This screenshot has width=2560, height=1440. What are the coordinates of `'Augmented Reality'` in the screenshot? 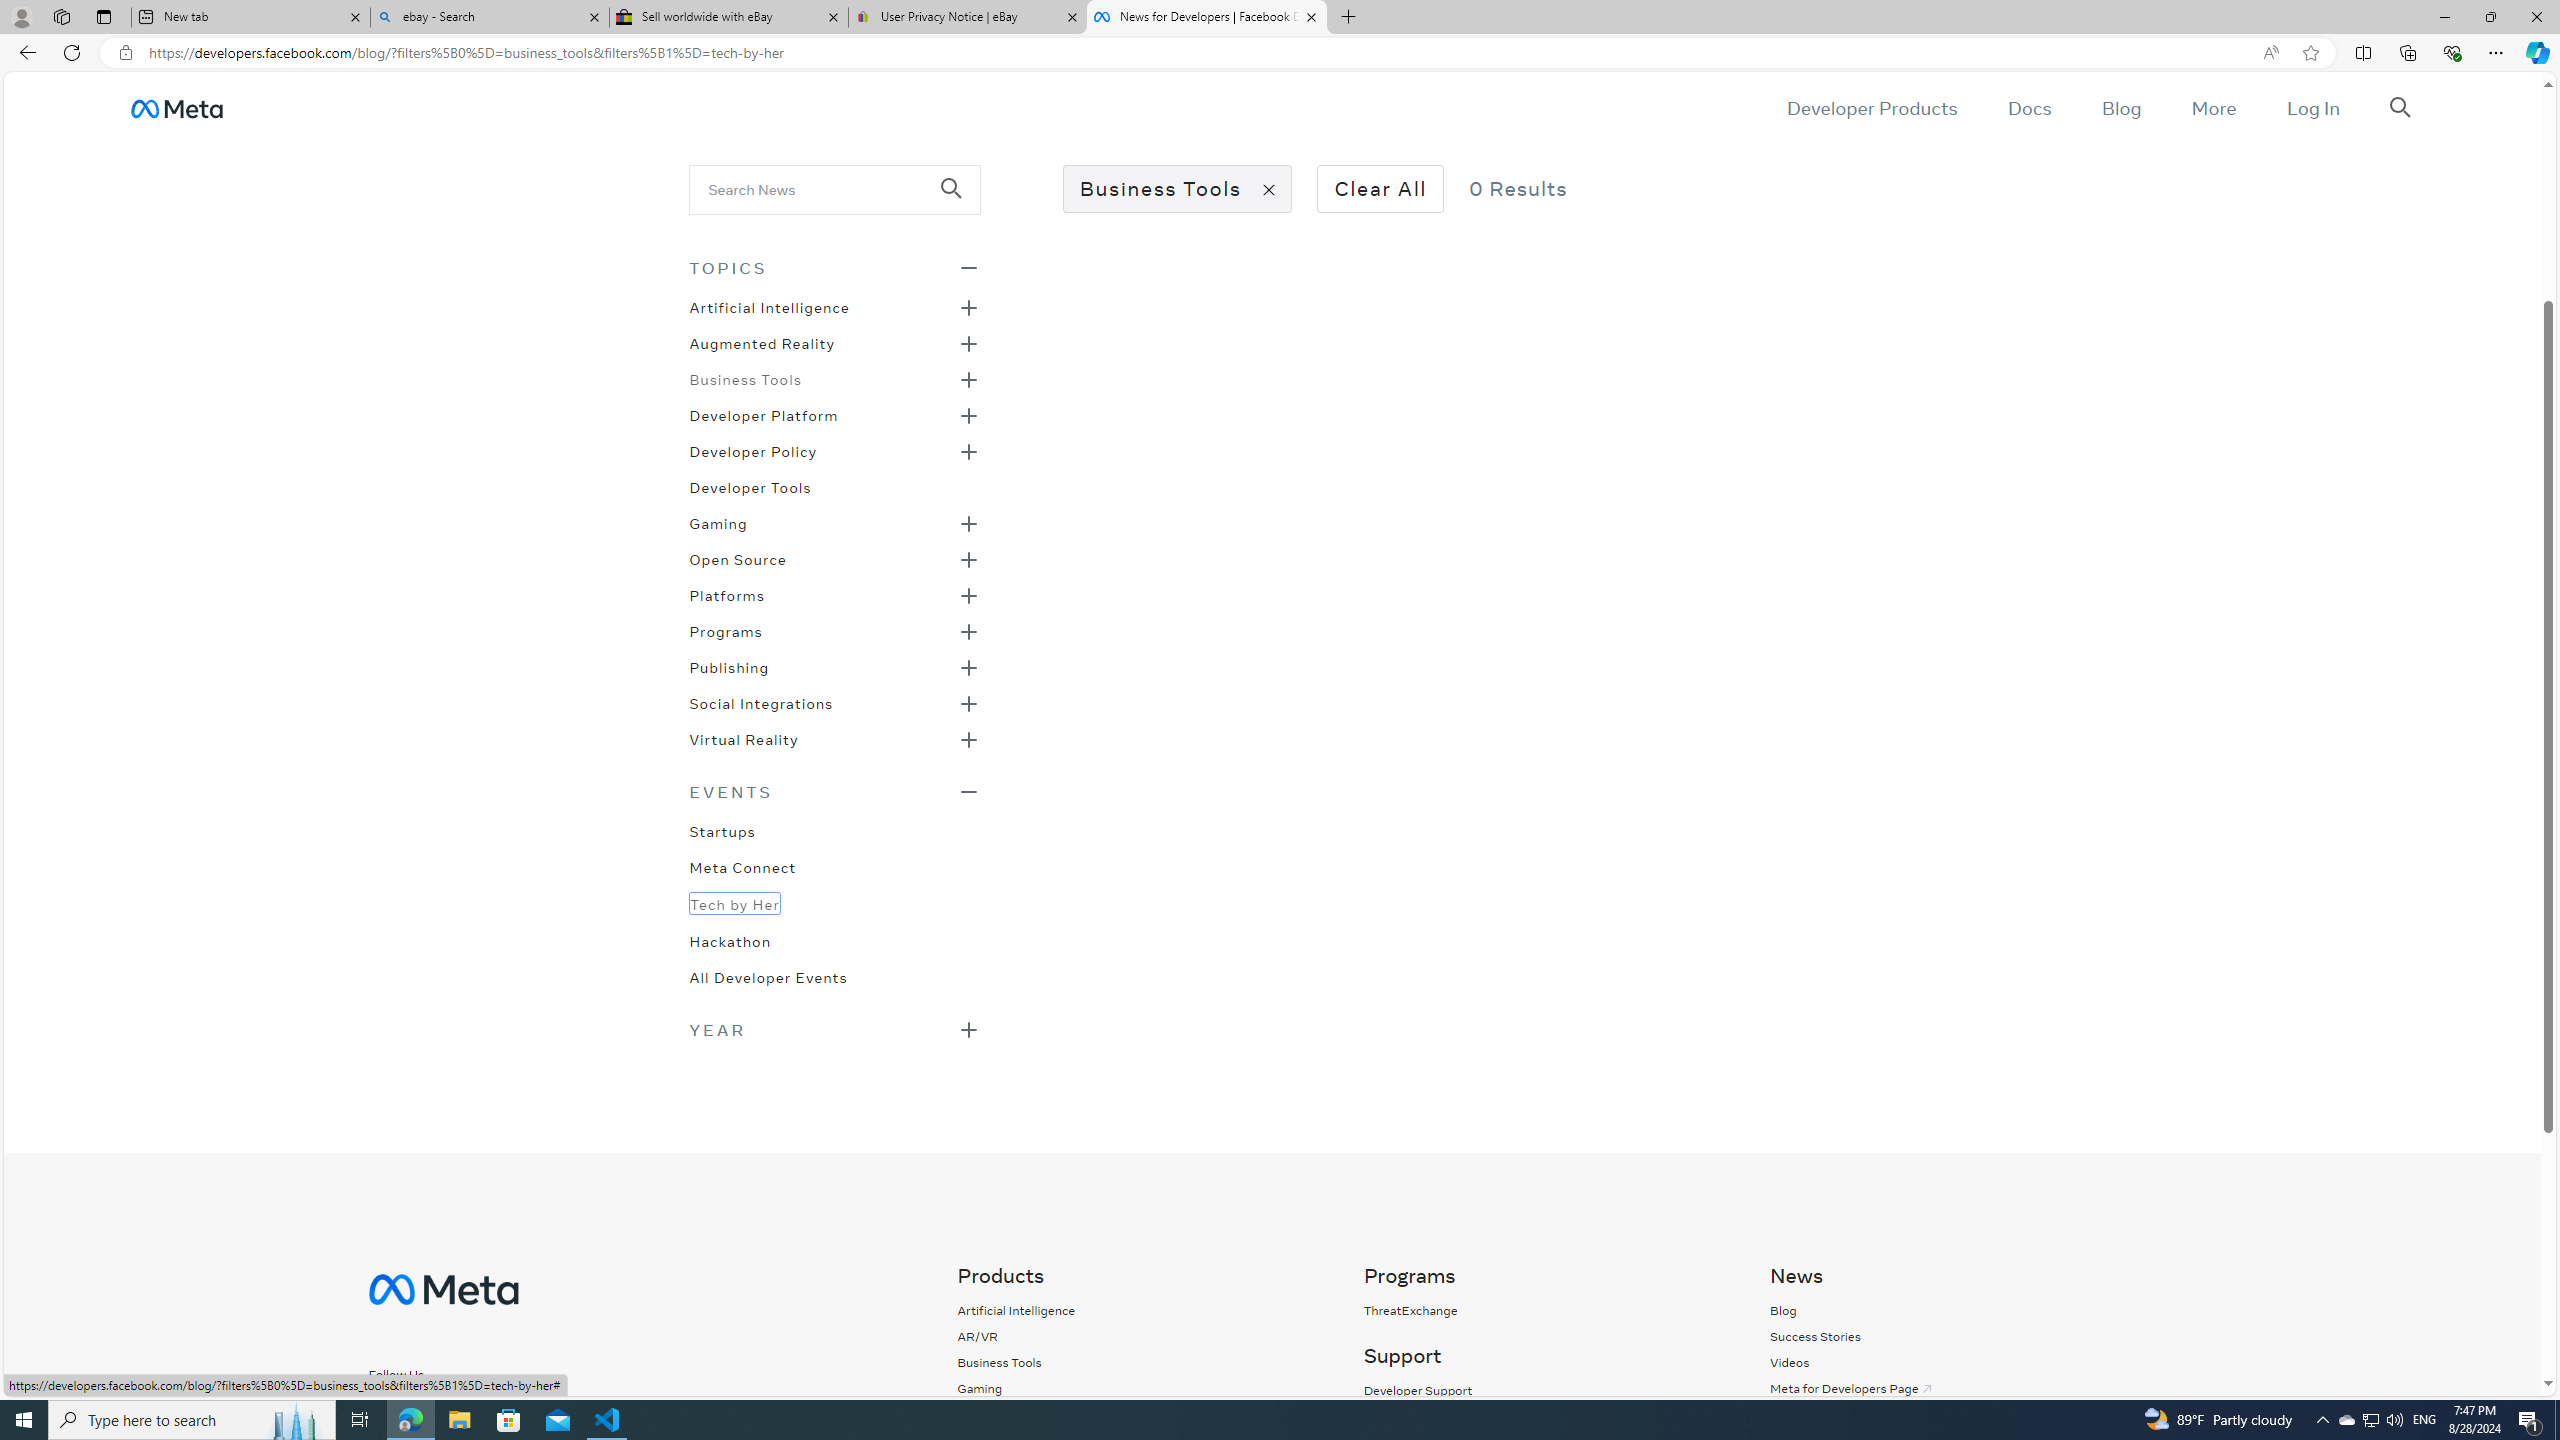 It's located at (762, 341).